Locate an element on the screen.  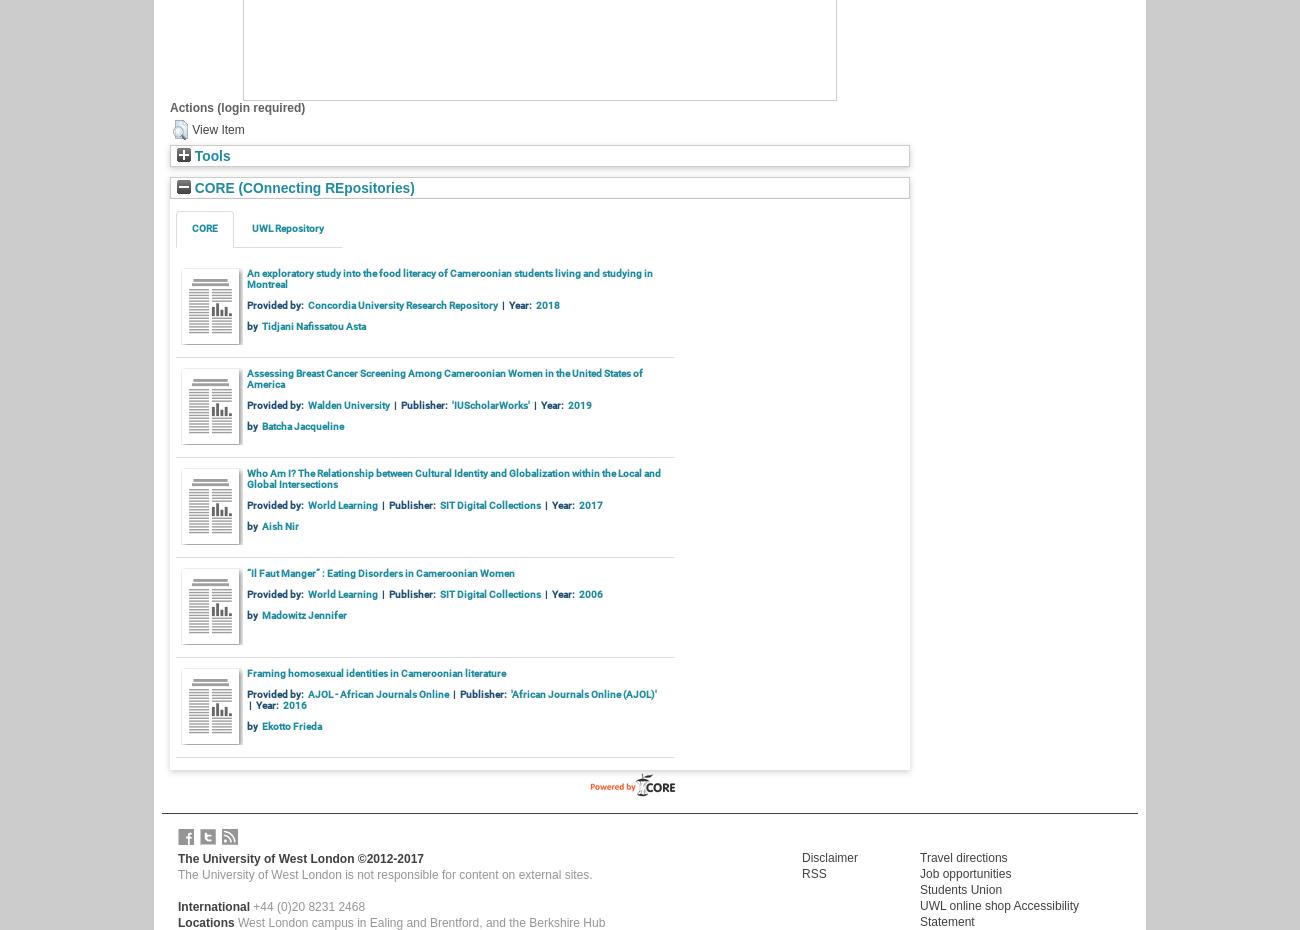
'The University of West London ©2012-2017' is located at coordinates (177, 858).